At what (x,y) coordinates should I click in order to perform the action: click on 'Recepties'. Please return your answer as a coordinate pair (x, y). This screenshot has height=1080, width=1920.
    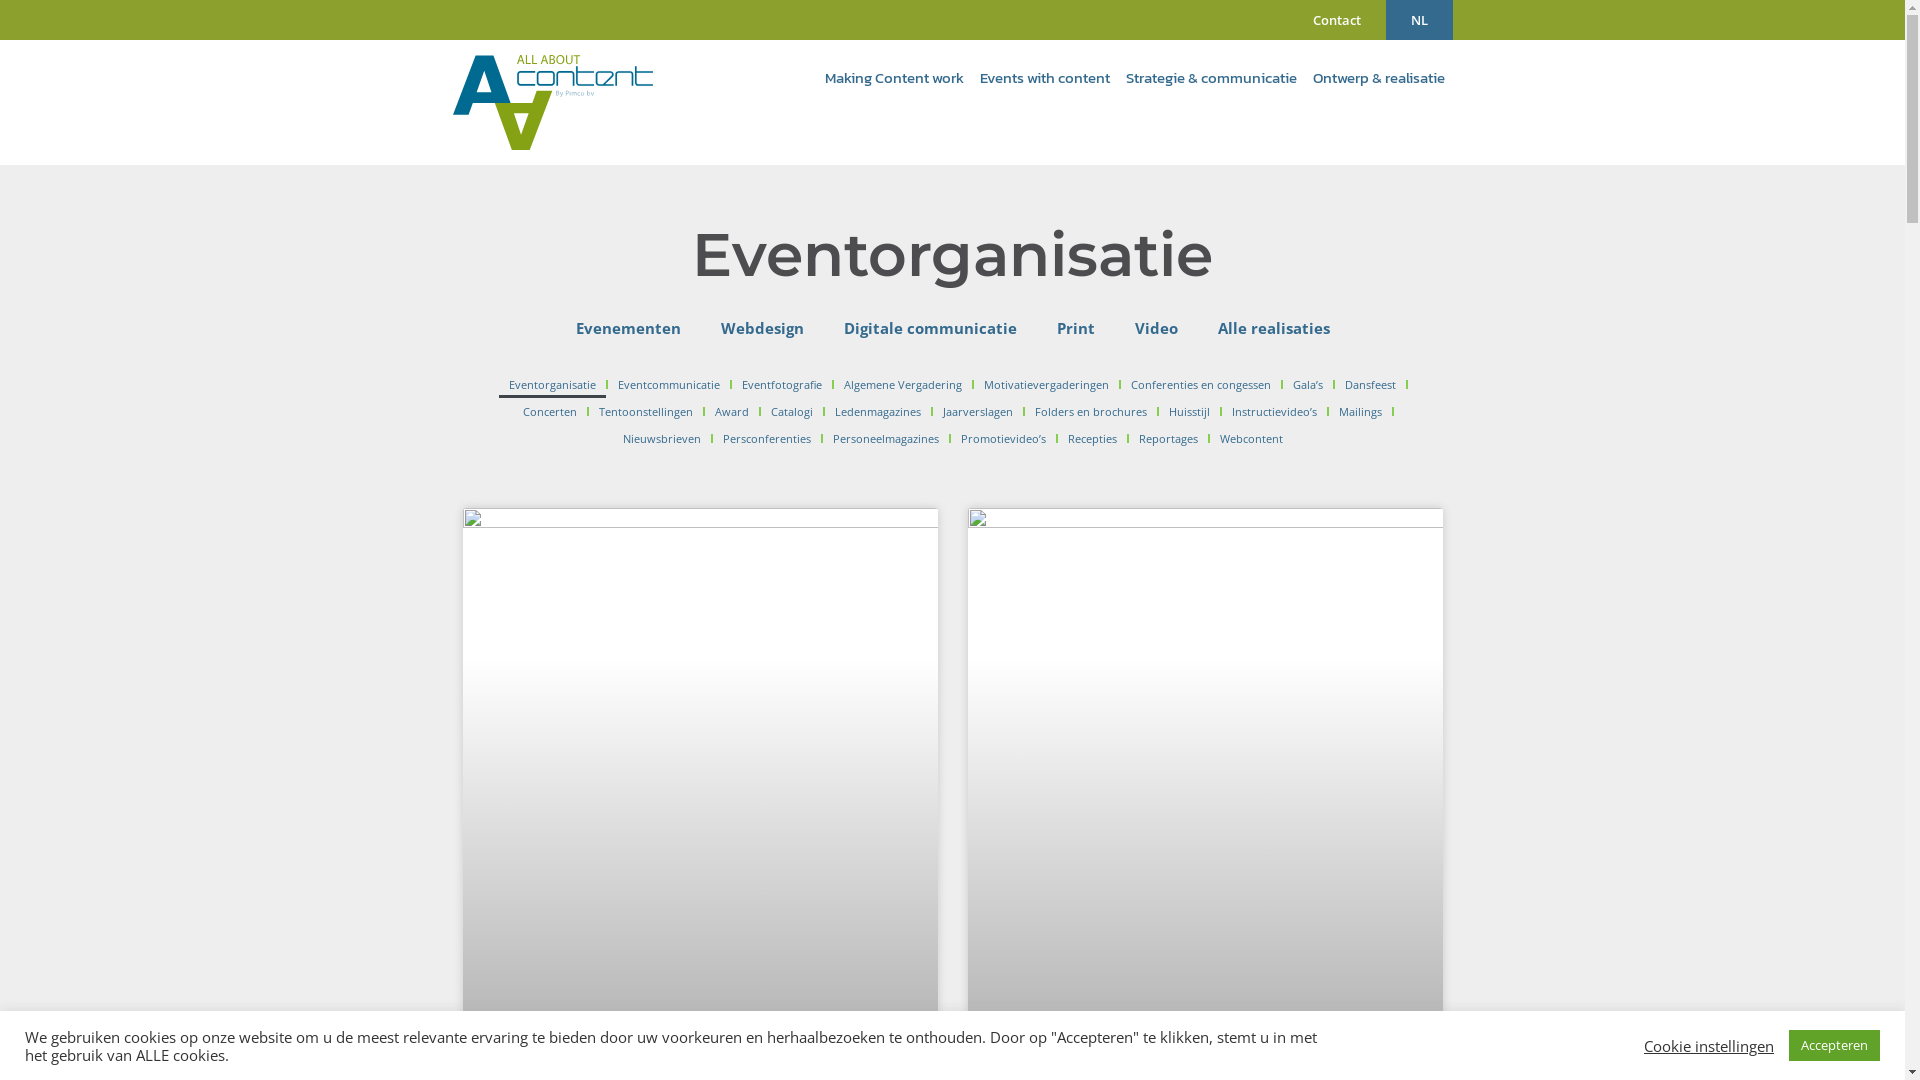
    Looking at the image, I should click on (1091, 438).